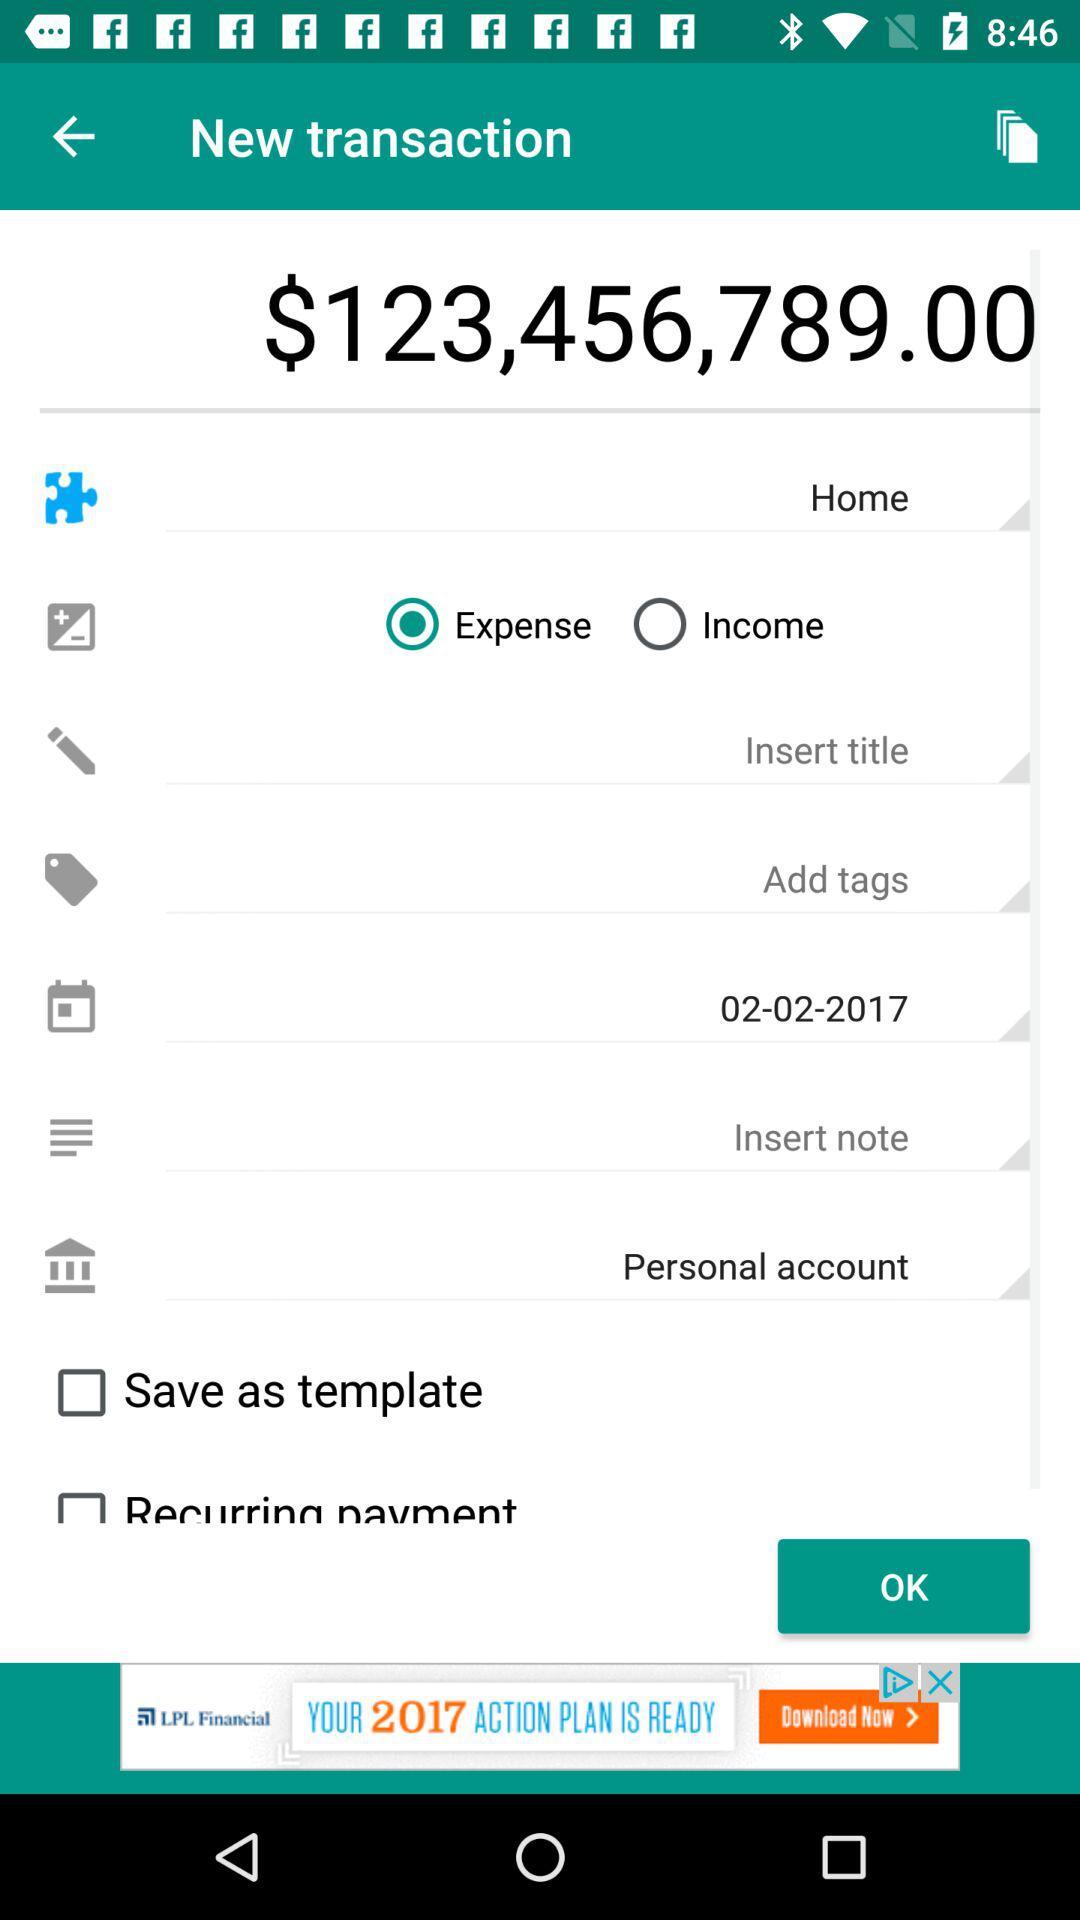 The image size is (1080, 1920). Describe the element at coordinates (596, 749) in the screenshot. I see `insert title` at that location.